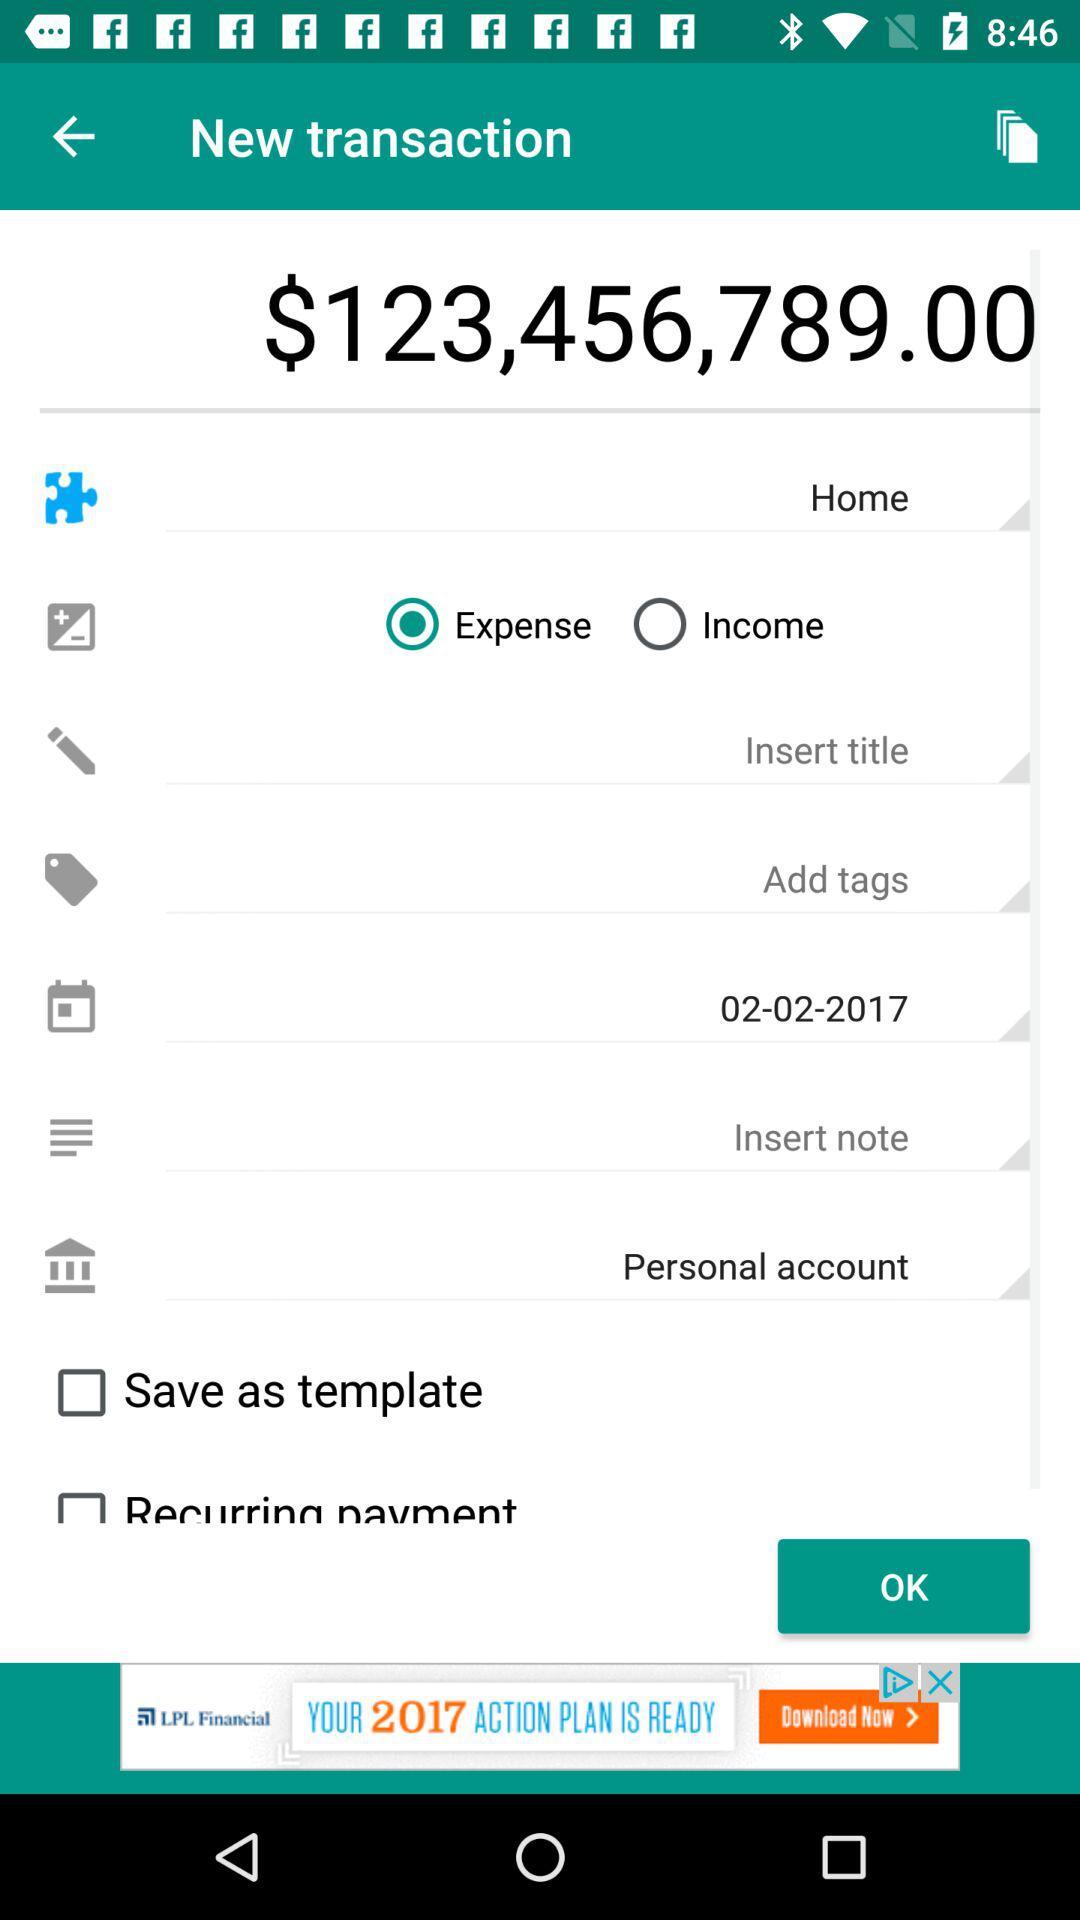 The image size is (1080, 1920). Describe the element at coordinates (596, 749) in the screenshot. I see `insert title` at that location.